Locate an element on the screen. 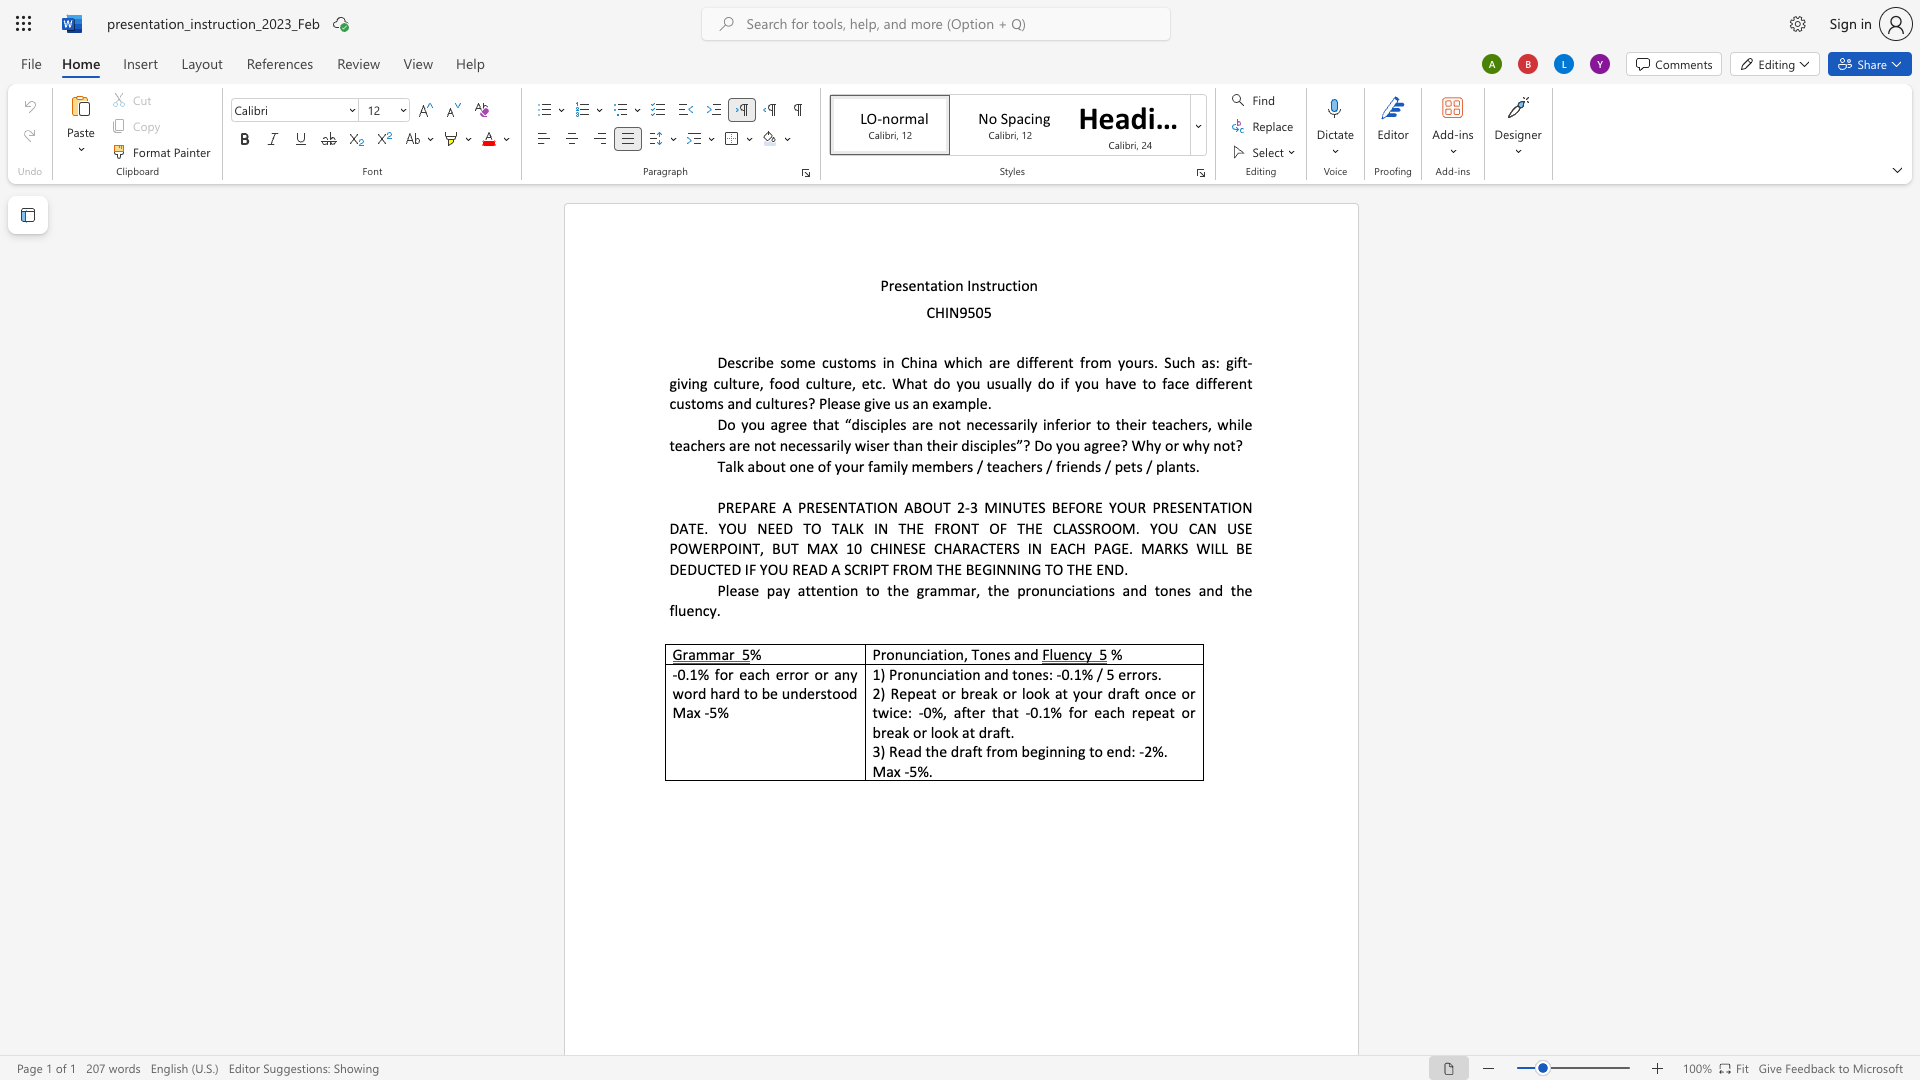  the 1th character "," in the text is located at coordinates (965, 654).